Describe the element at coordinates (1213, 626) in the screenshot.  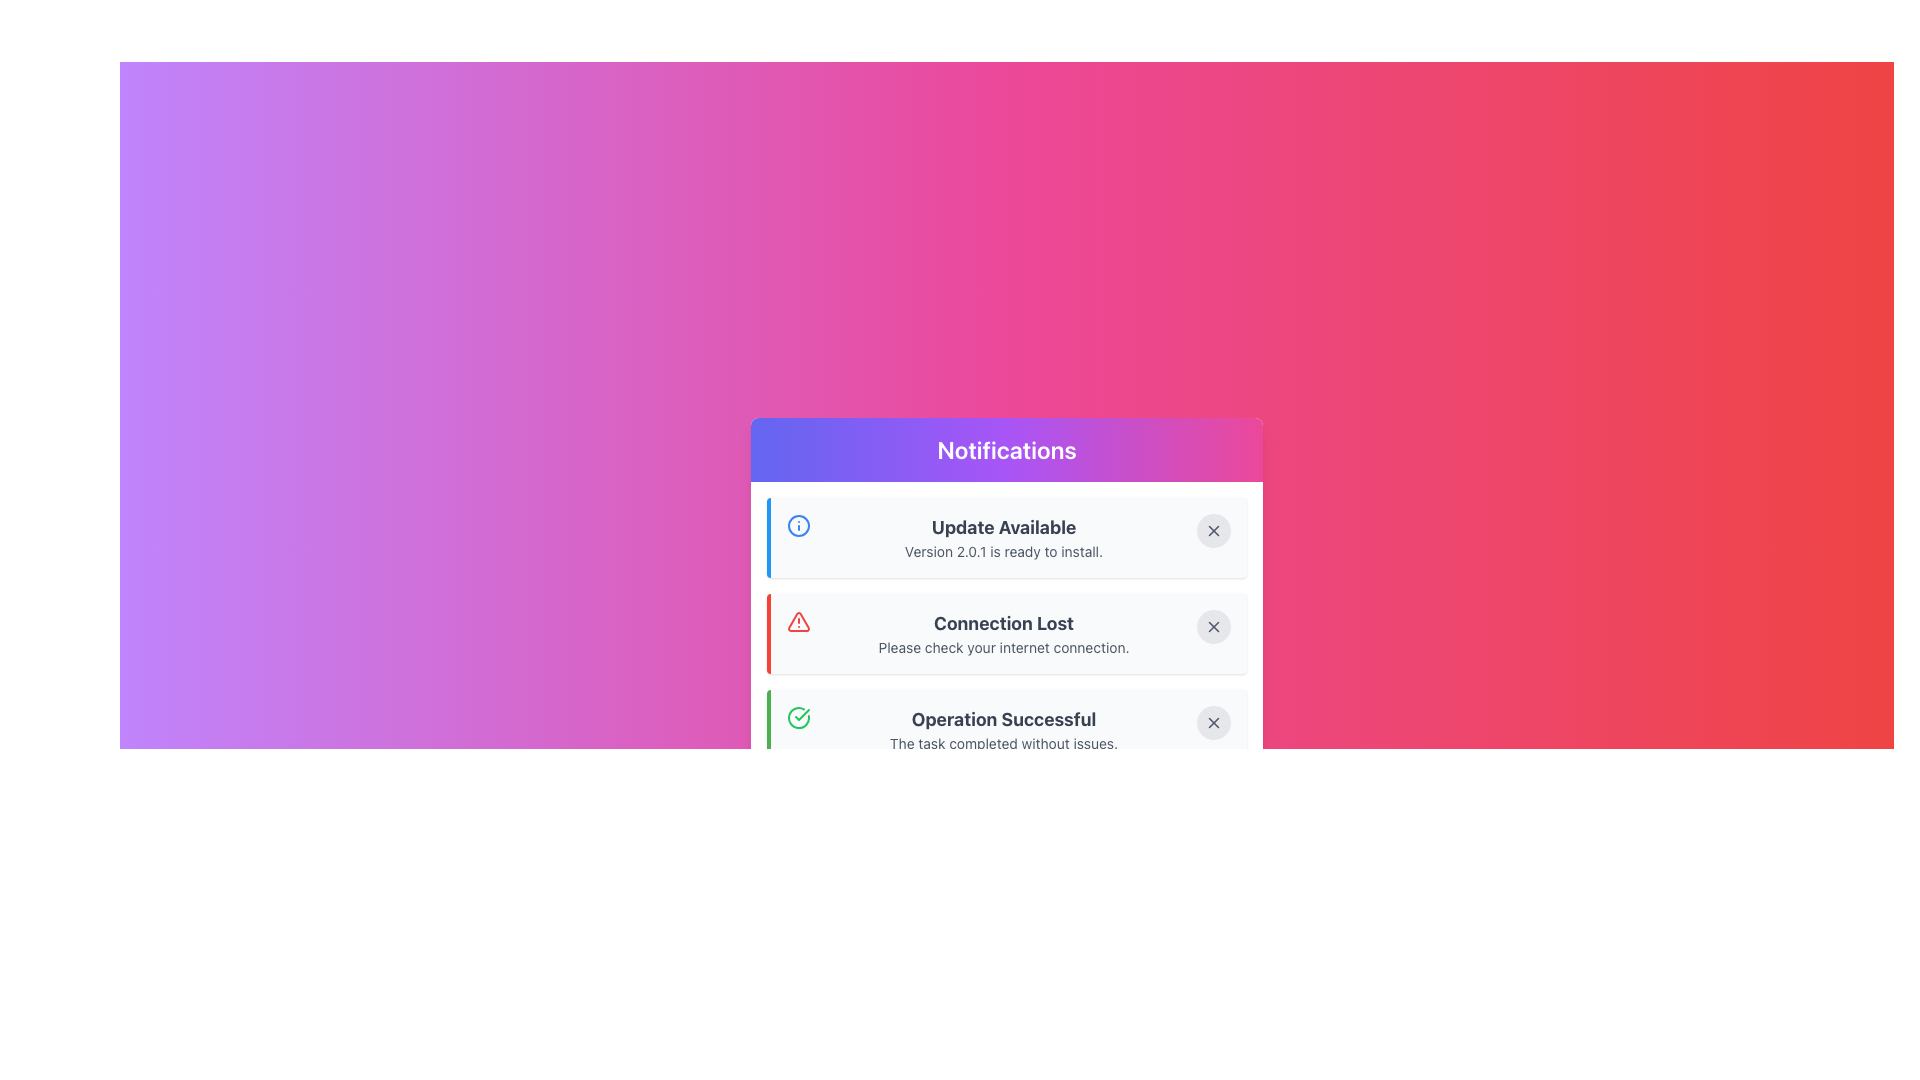
I see `the close button located on the right side of the 'Connection Lost' notification` at that location.